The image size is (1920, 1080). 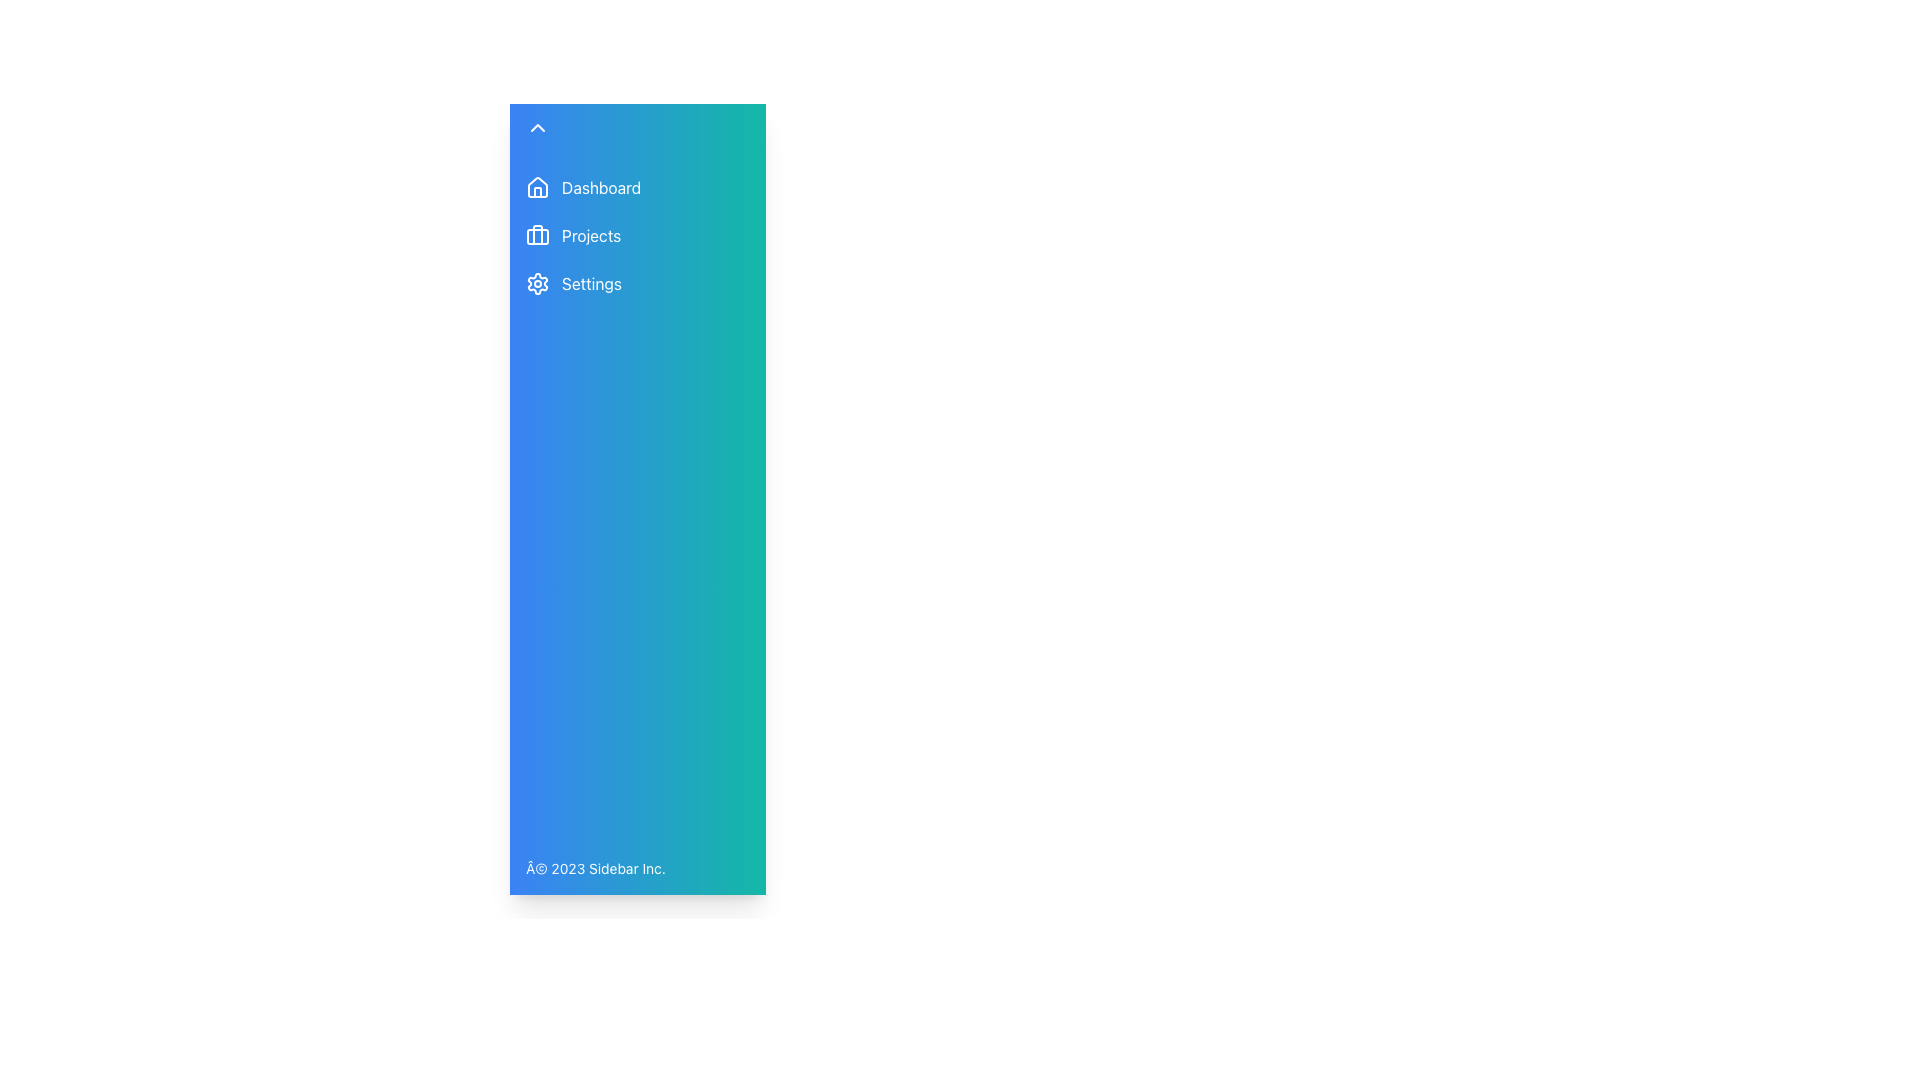 I want to click on the gear-shaped settings icon located to the left of the text 'Settings' in the vertical navigation menu, so click(x=537, y=284).